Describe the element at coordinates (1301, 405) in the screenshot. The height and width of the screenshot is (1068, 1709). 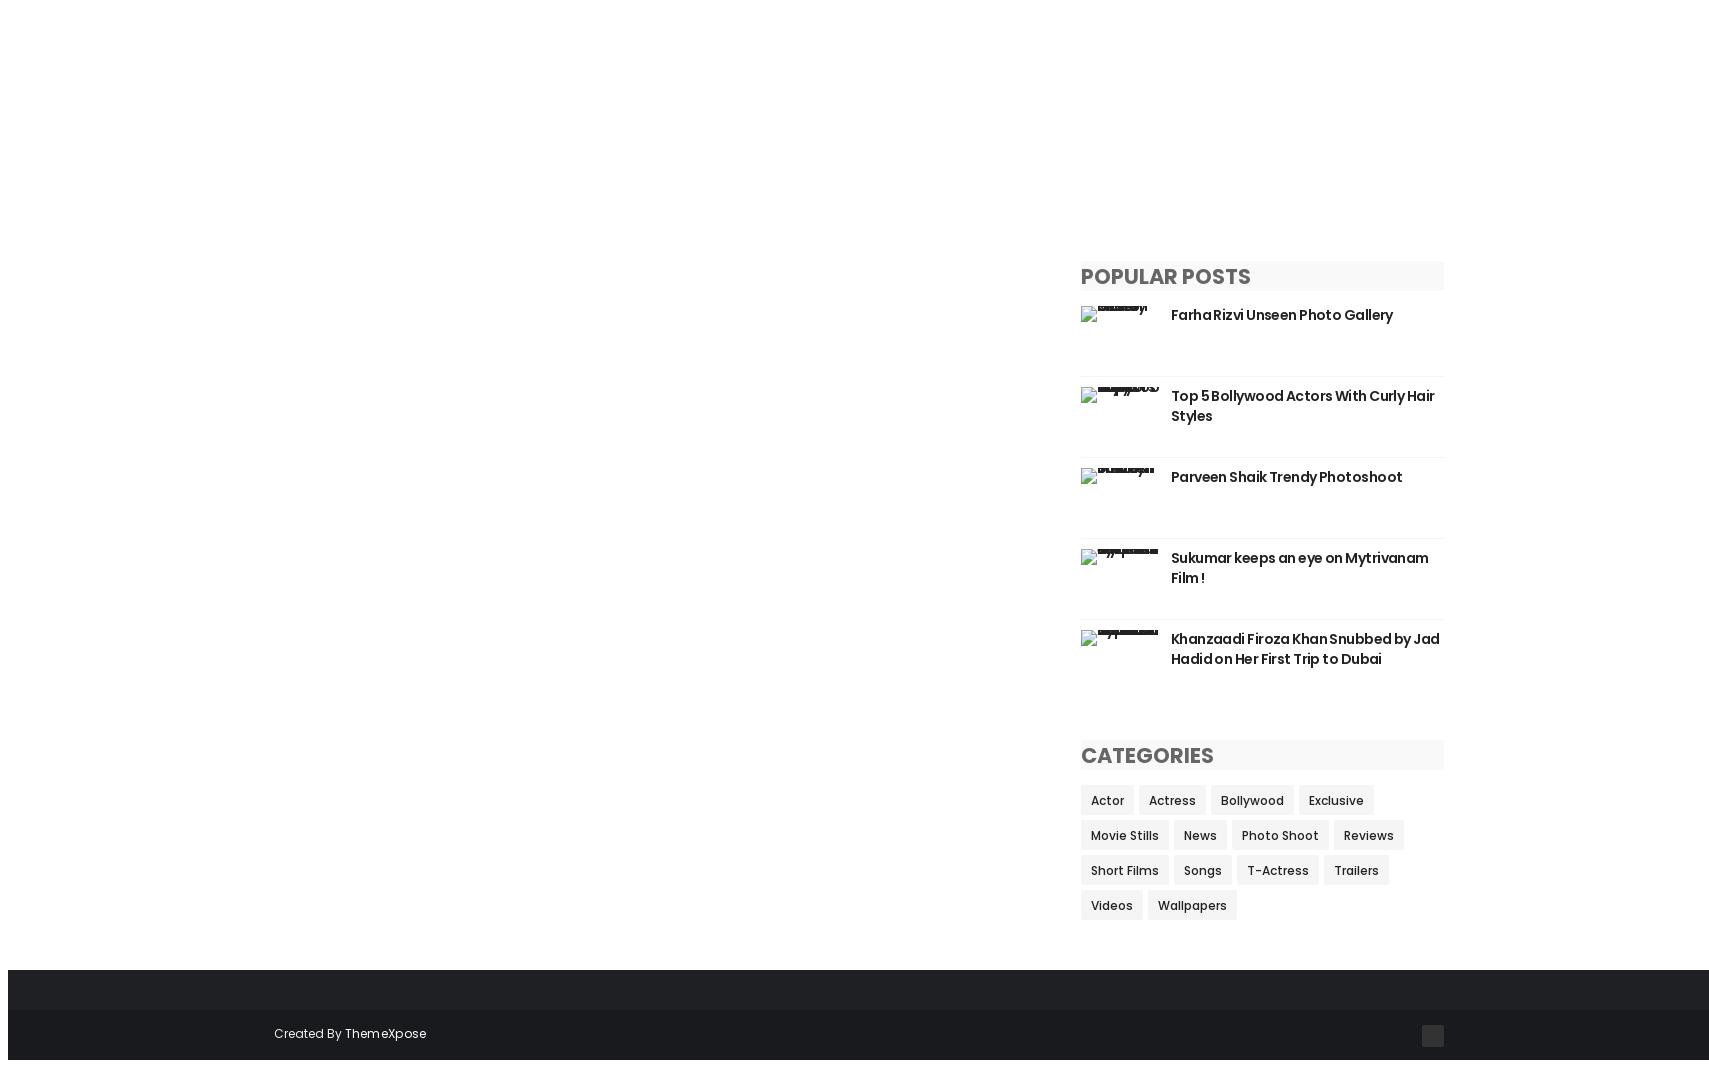
I see `'Top 5 Bollywood Actors With Curly Hair Styles'` at that location.